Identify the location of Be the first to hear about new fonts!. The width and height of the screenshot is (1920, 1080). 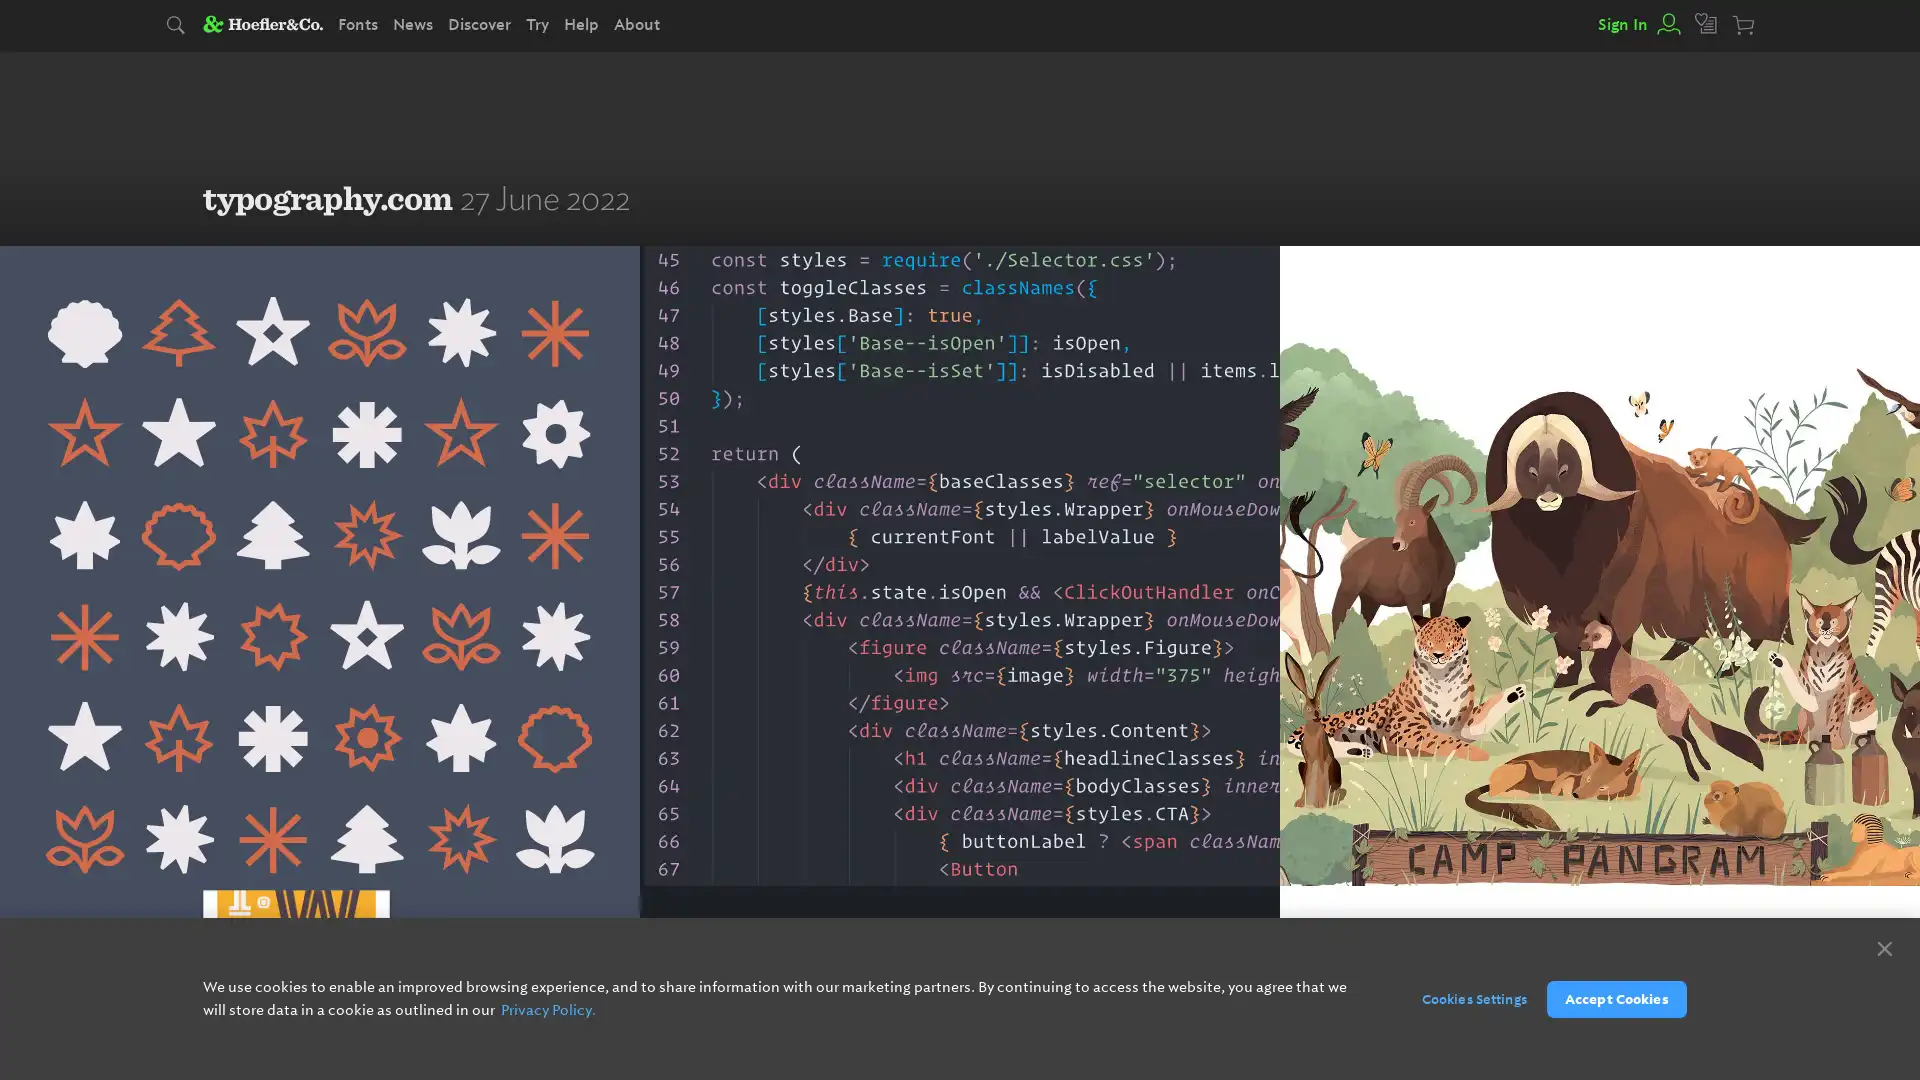
(1059, 997).